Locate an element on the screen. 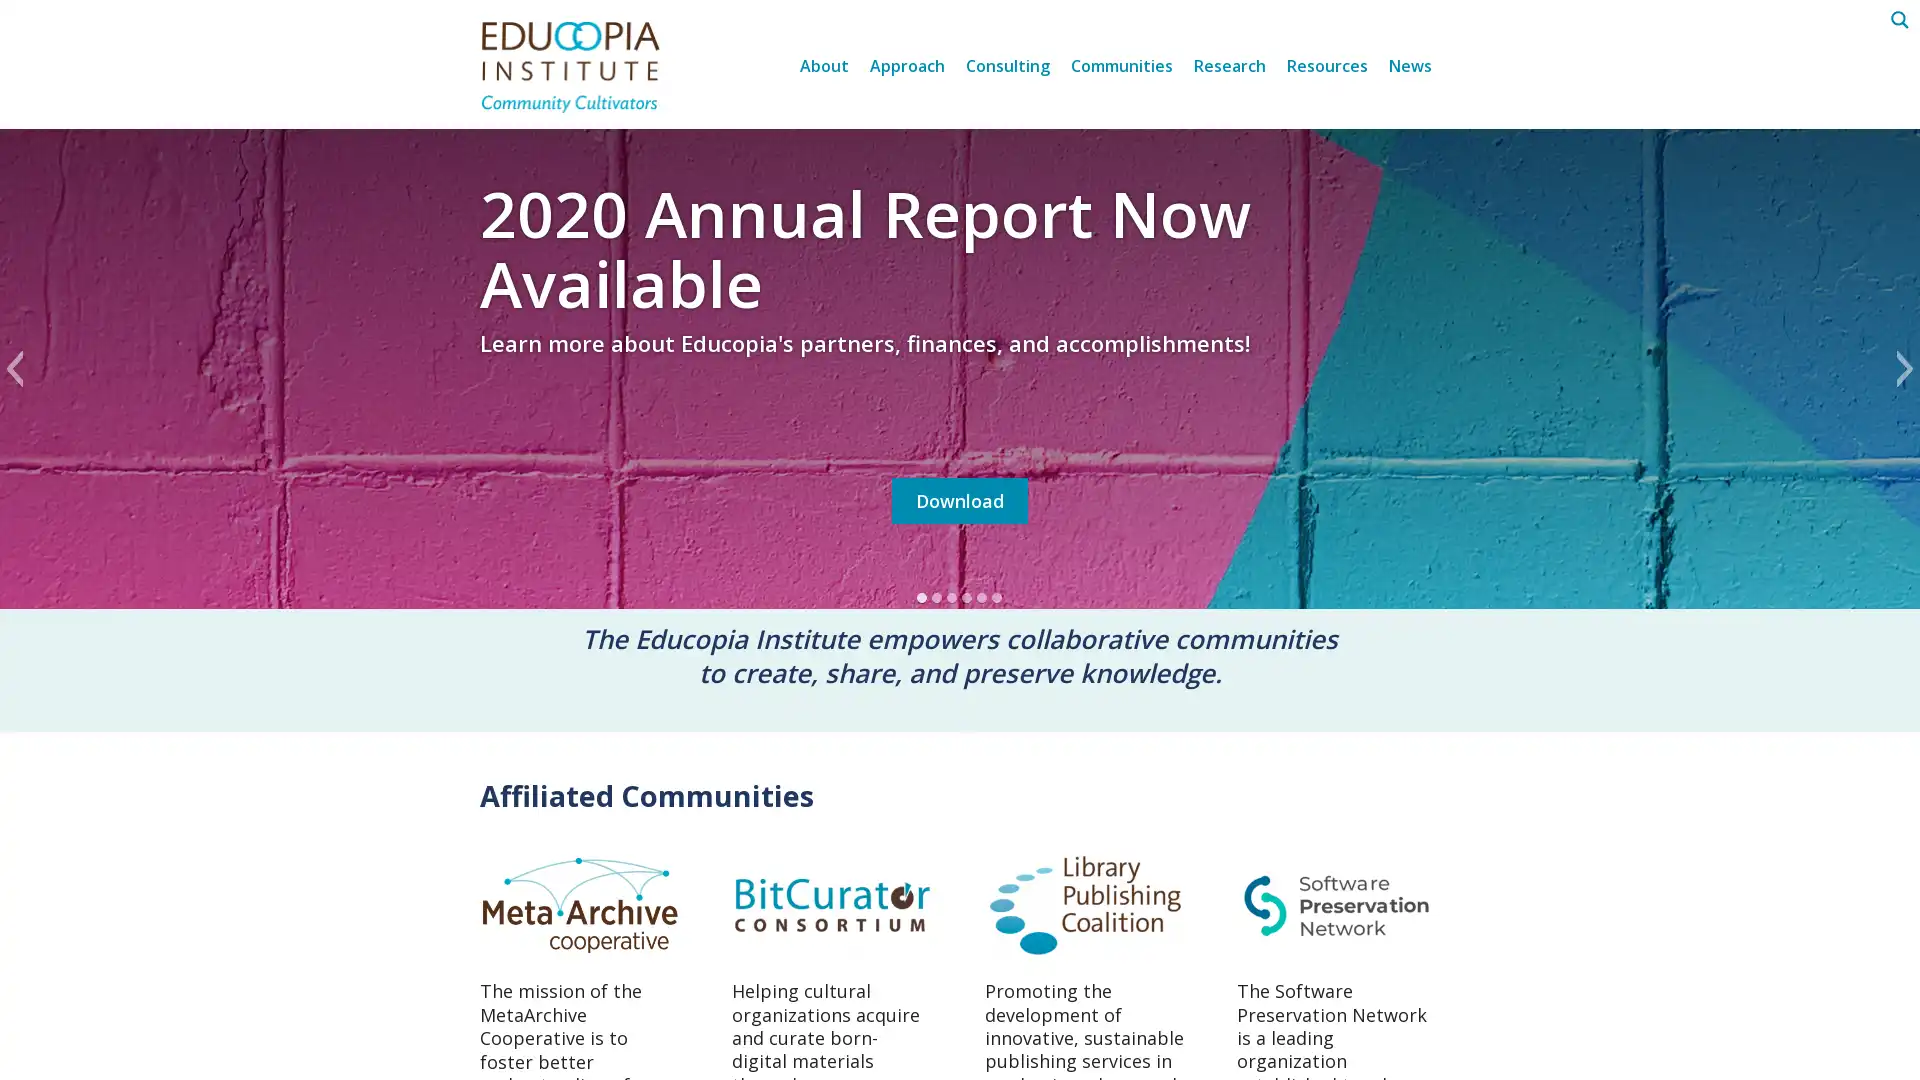 This screenshot has height=1080, width=1920. Go to slide 1 is located at coordinates (921, 597).